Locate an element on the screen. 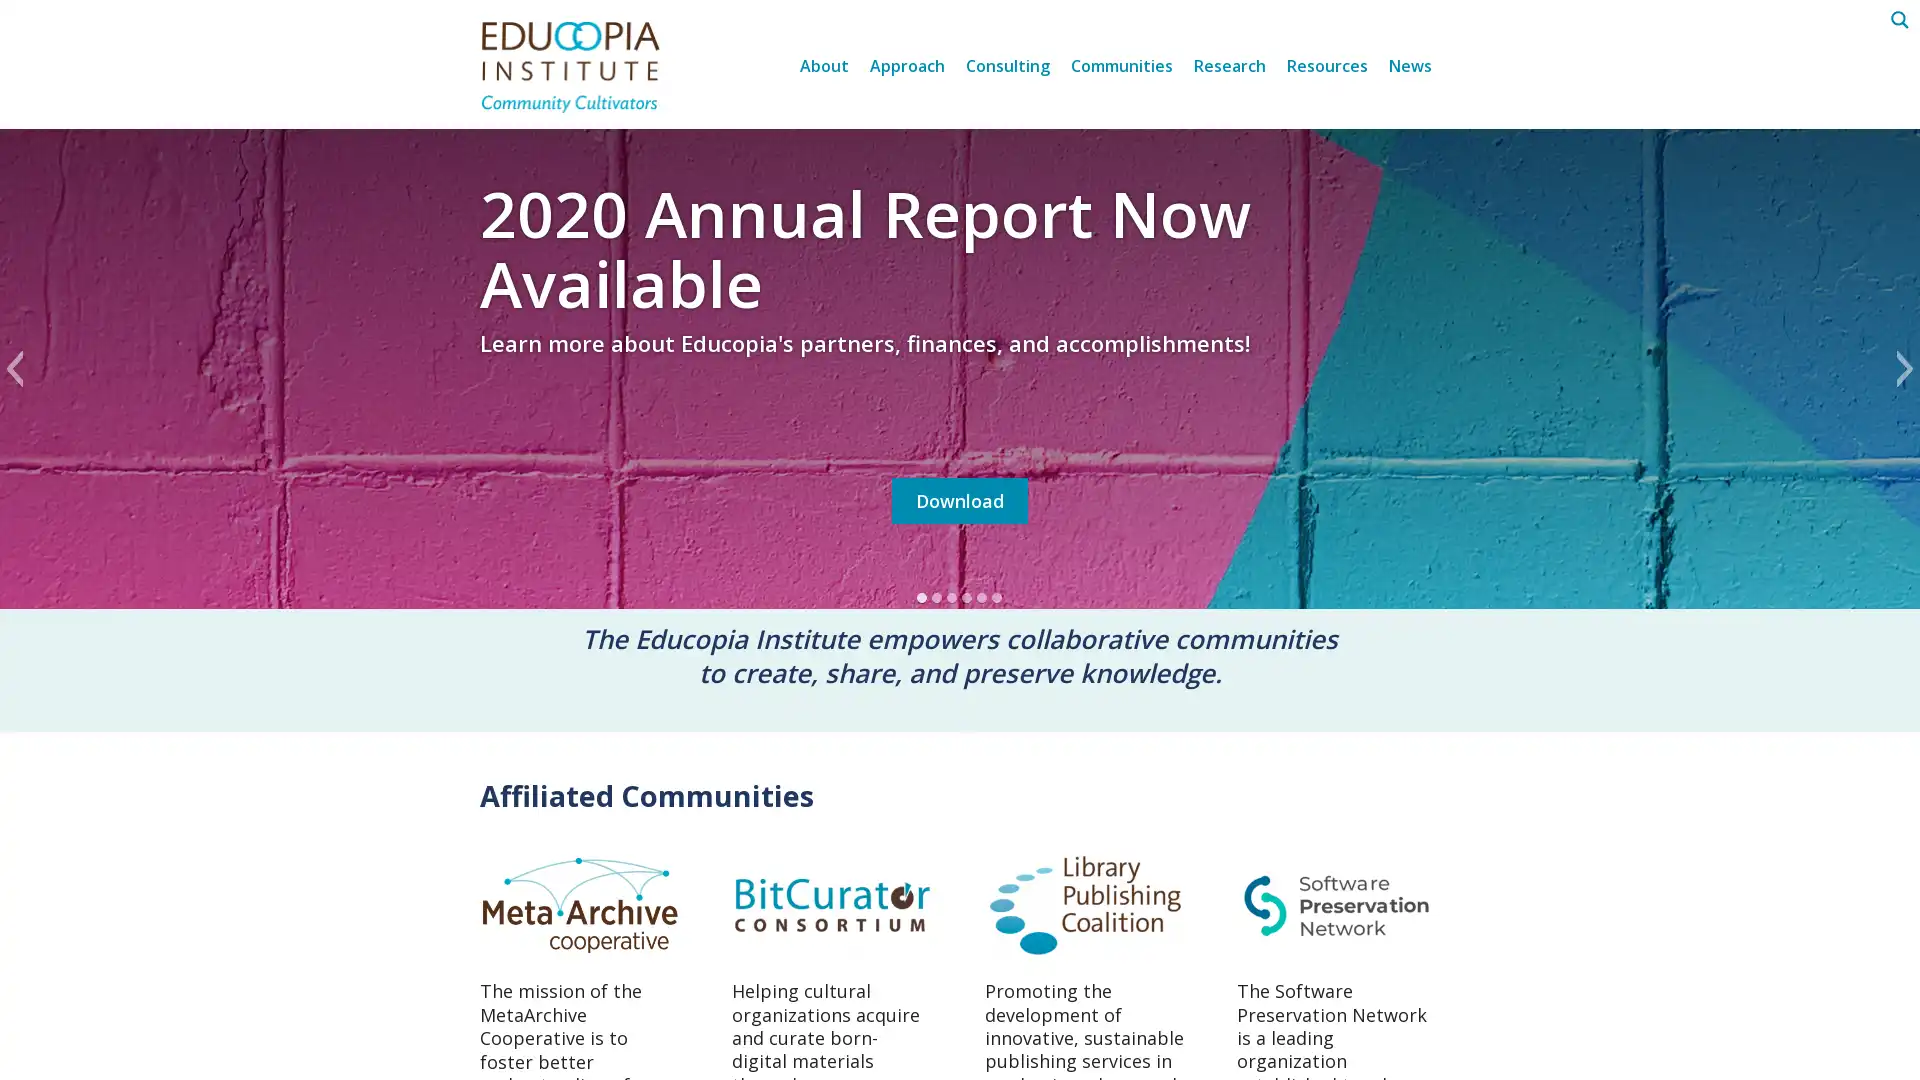 This screenshot has height=1080, width=1920. Go to slide 1 is located at coordinates (921, 597).